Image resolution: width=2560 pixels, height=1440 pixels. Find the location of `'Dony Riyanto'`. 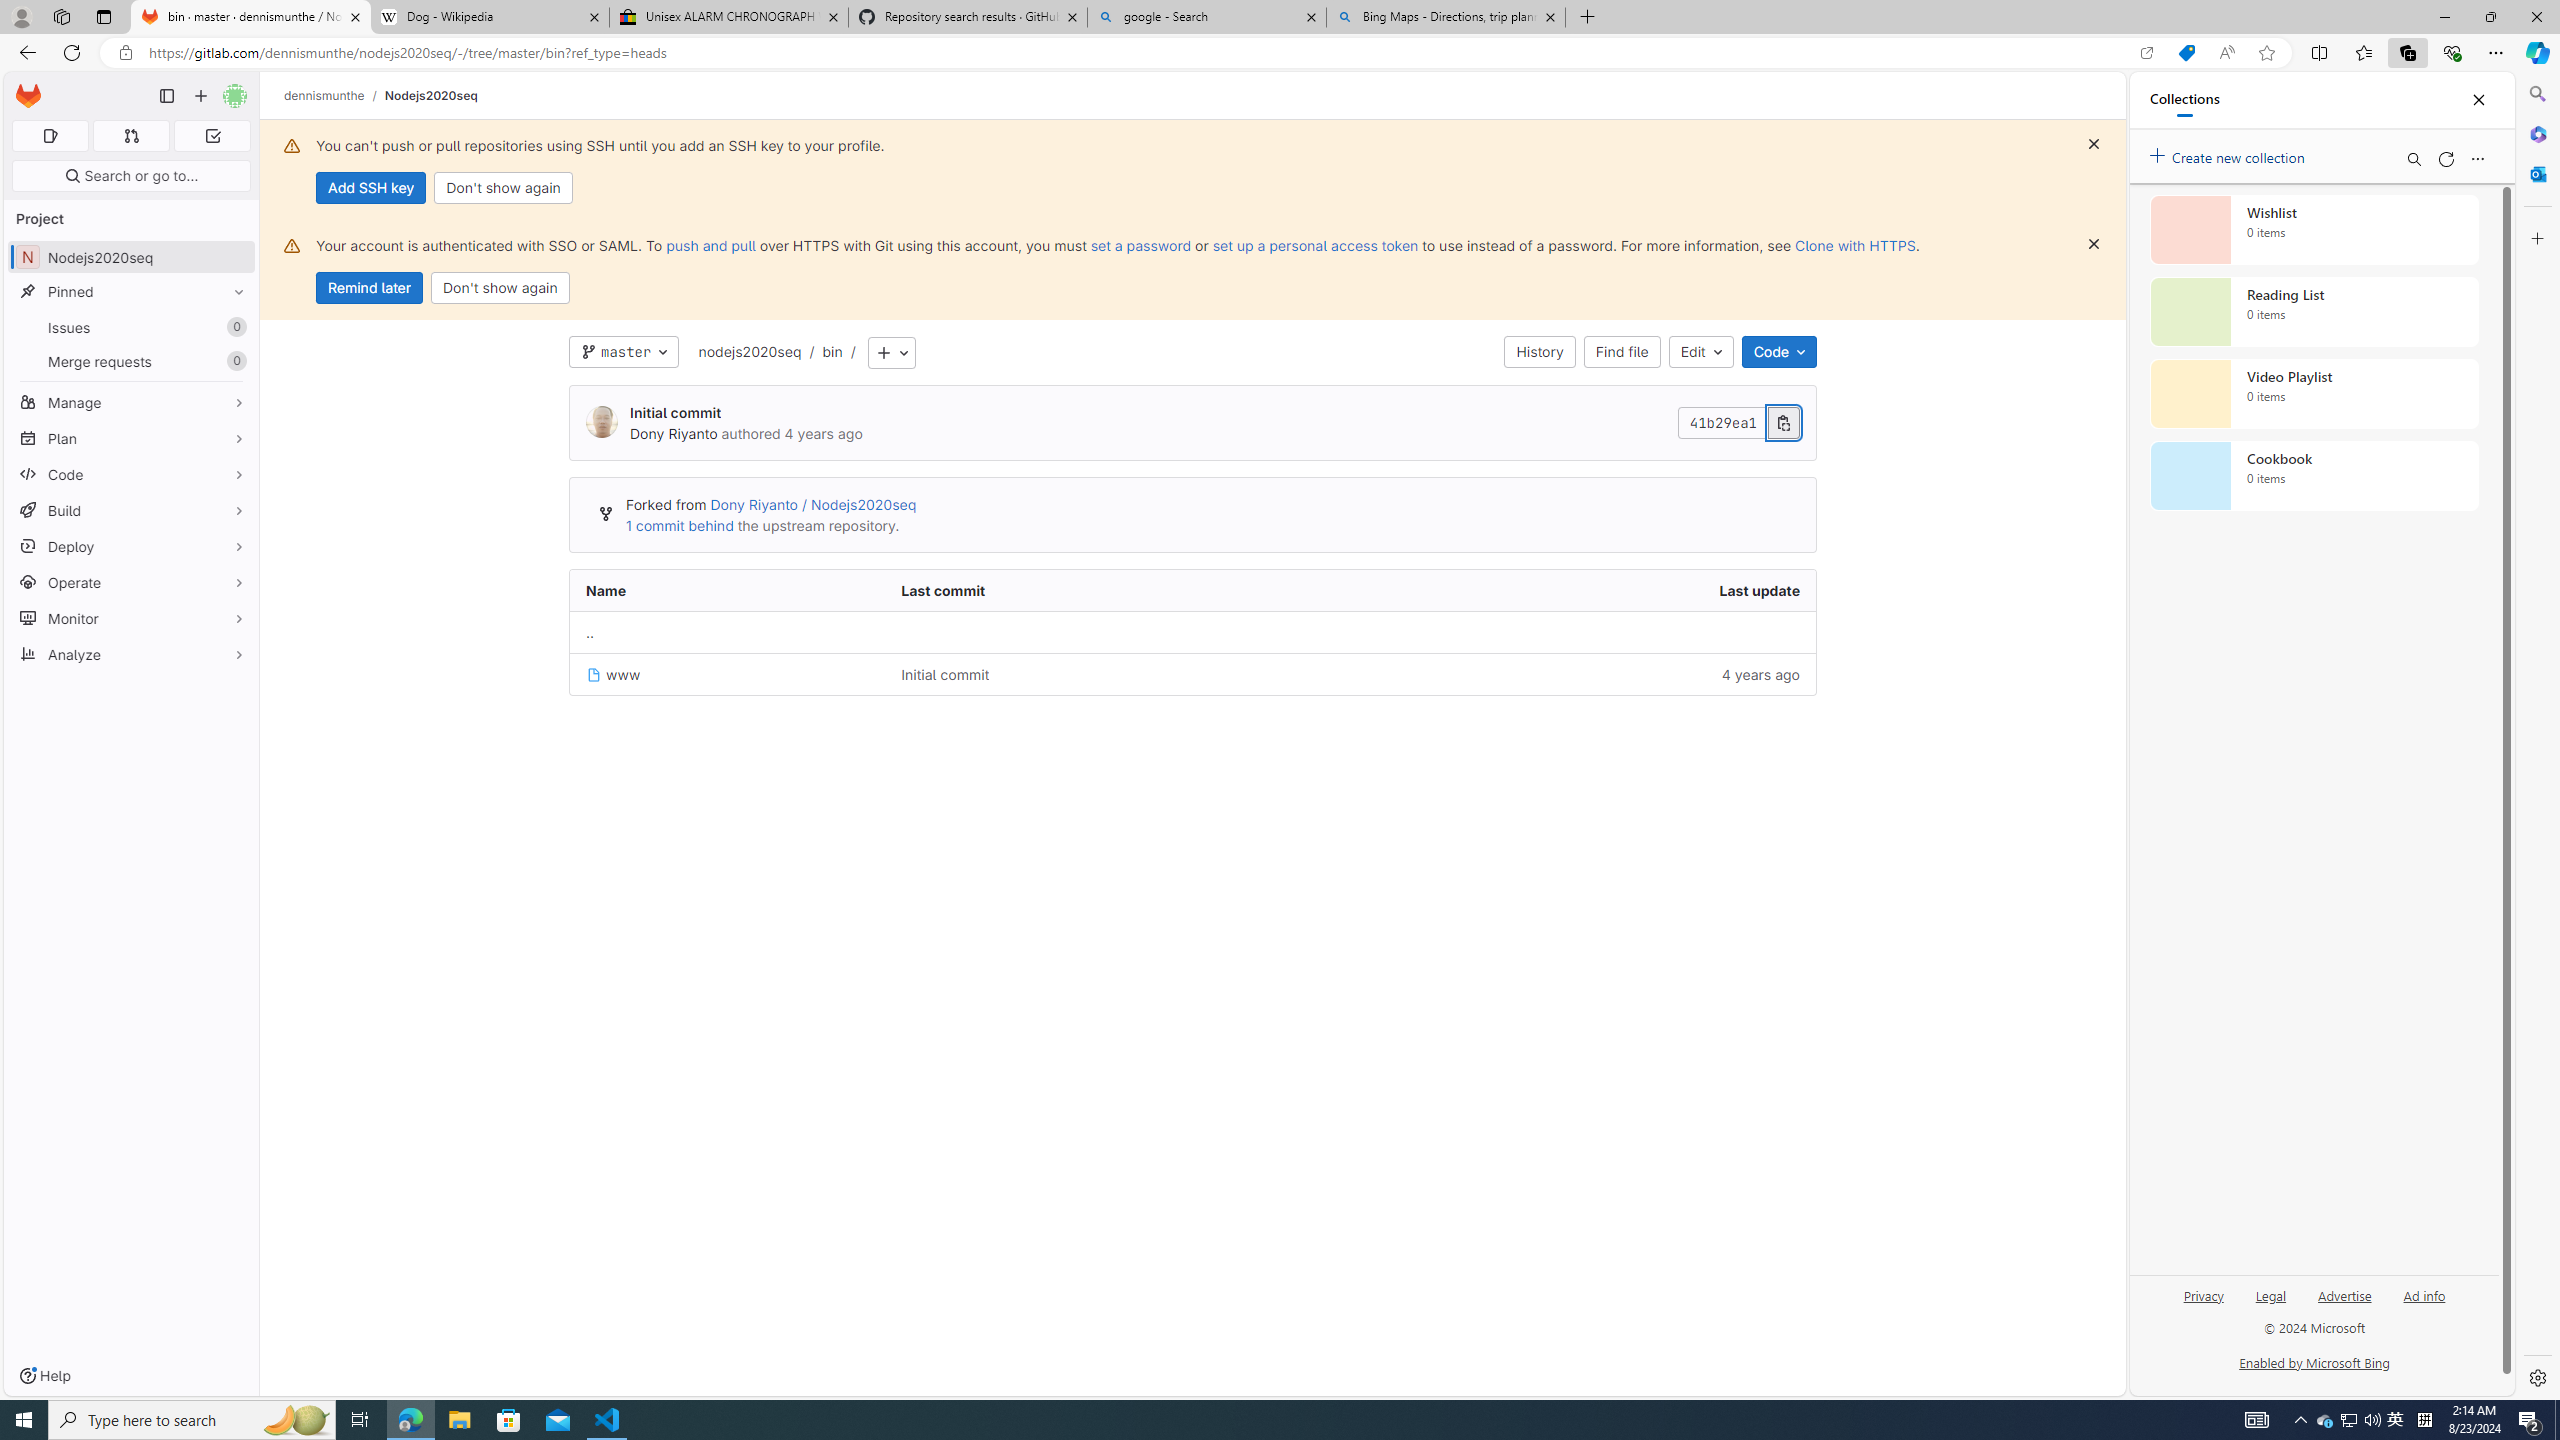

'Dony Riyanto' is located at coordinates (672, 433).